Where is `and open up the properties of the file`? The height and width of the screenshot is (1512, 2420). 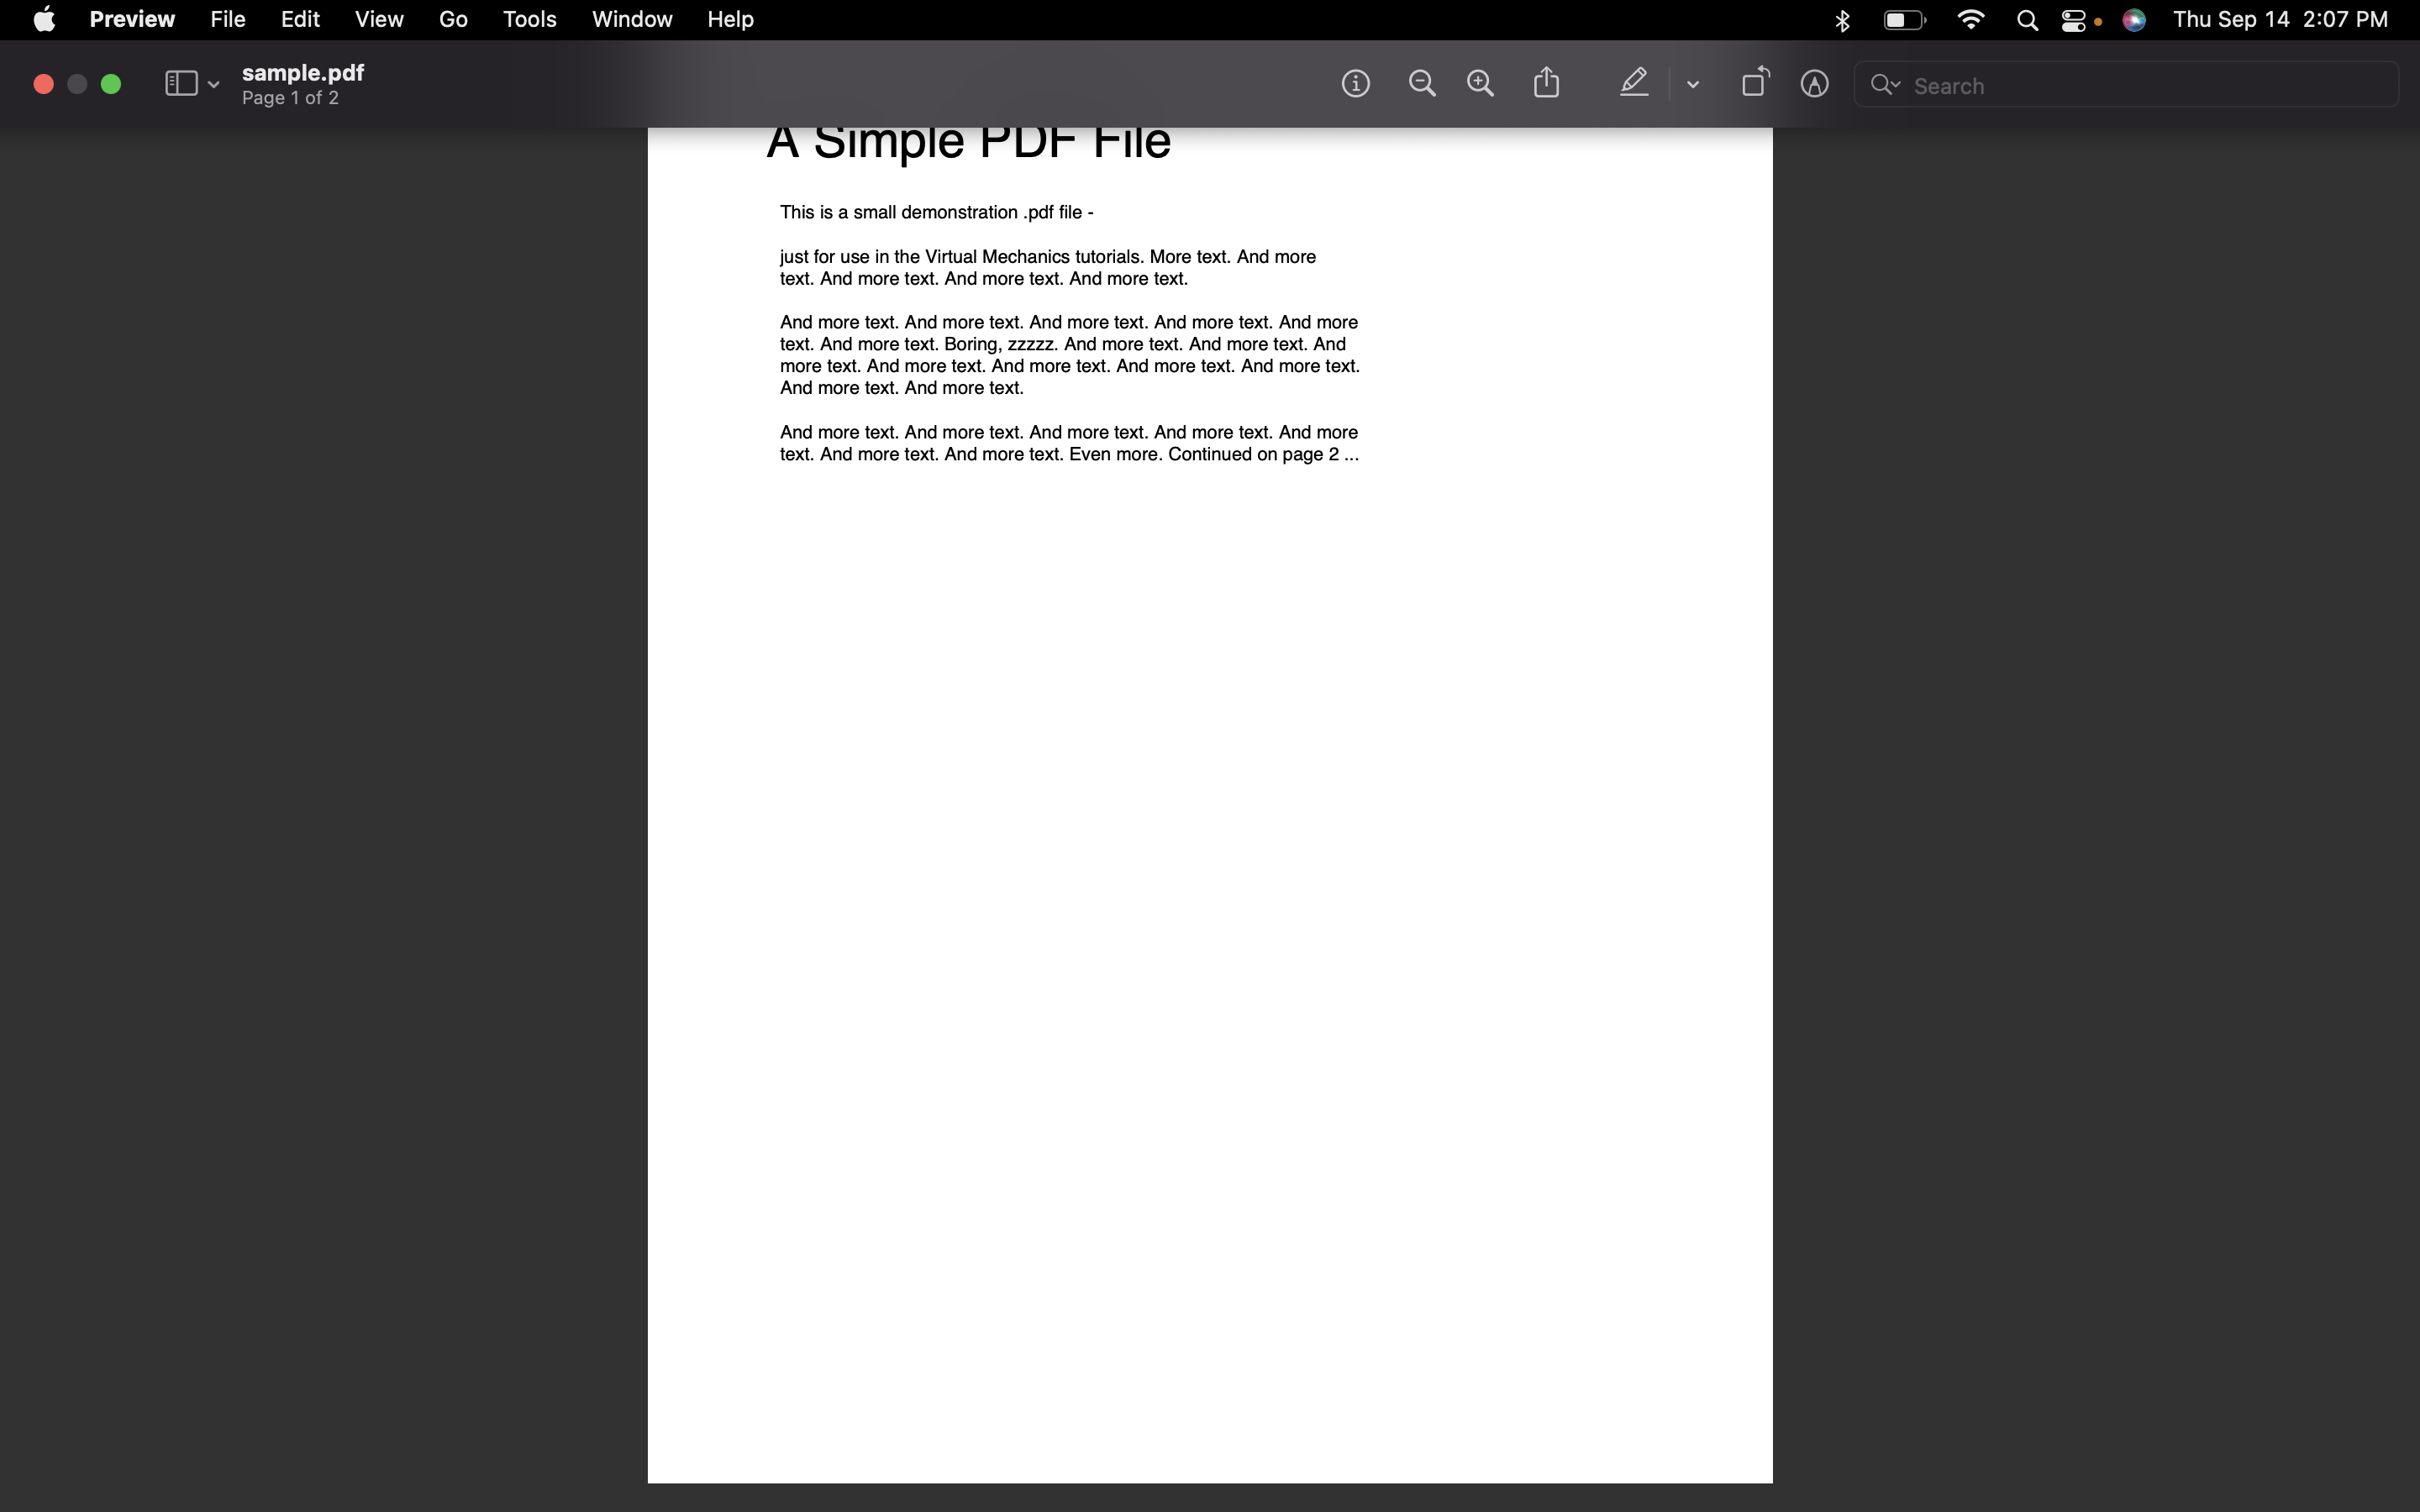
and open up the properties of the file is located at coordinates (230, 18).